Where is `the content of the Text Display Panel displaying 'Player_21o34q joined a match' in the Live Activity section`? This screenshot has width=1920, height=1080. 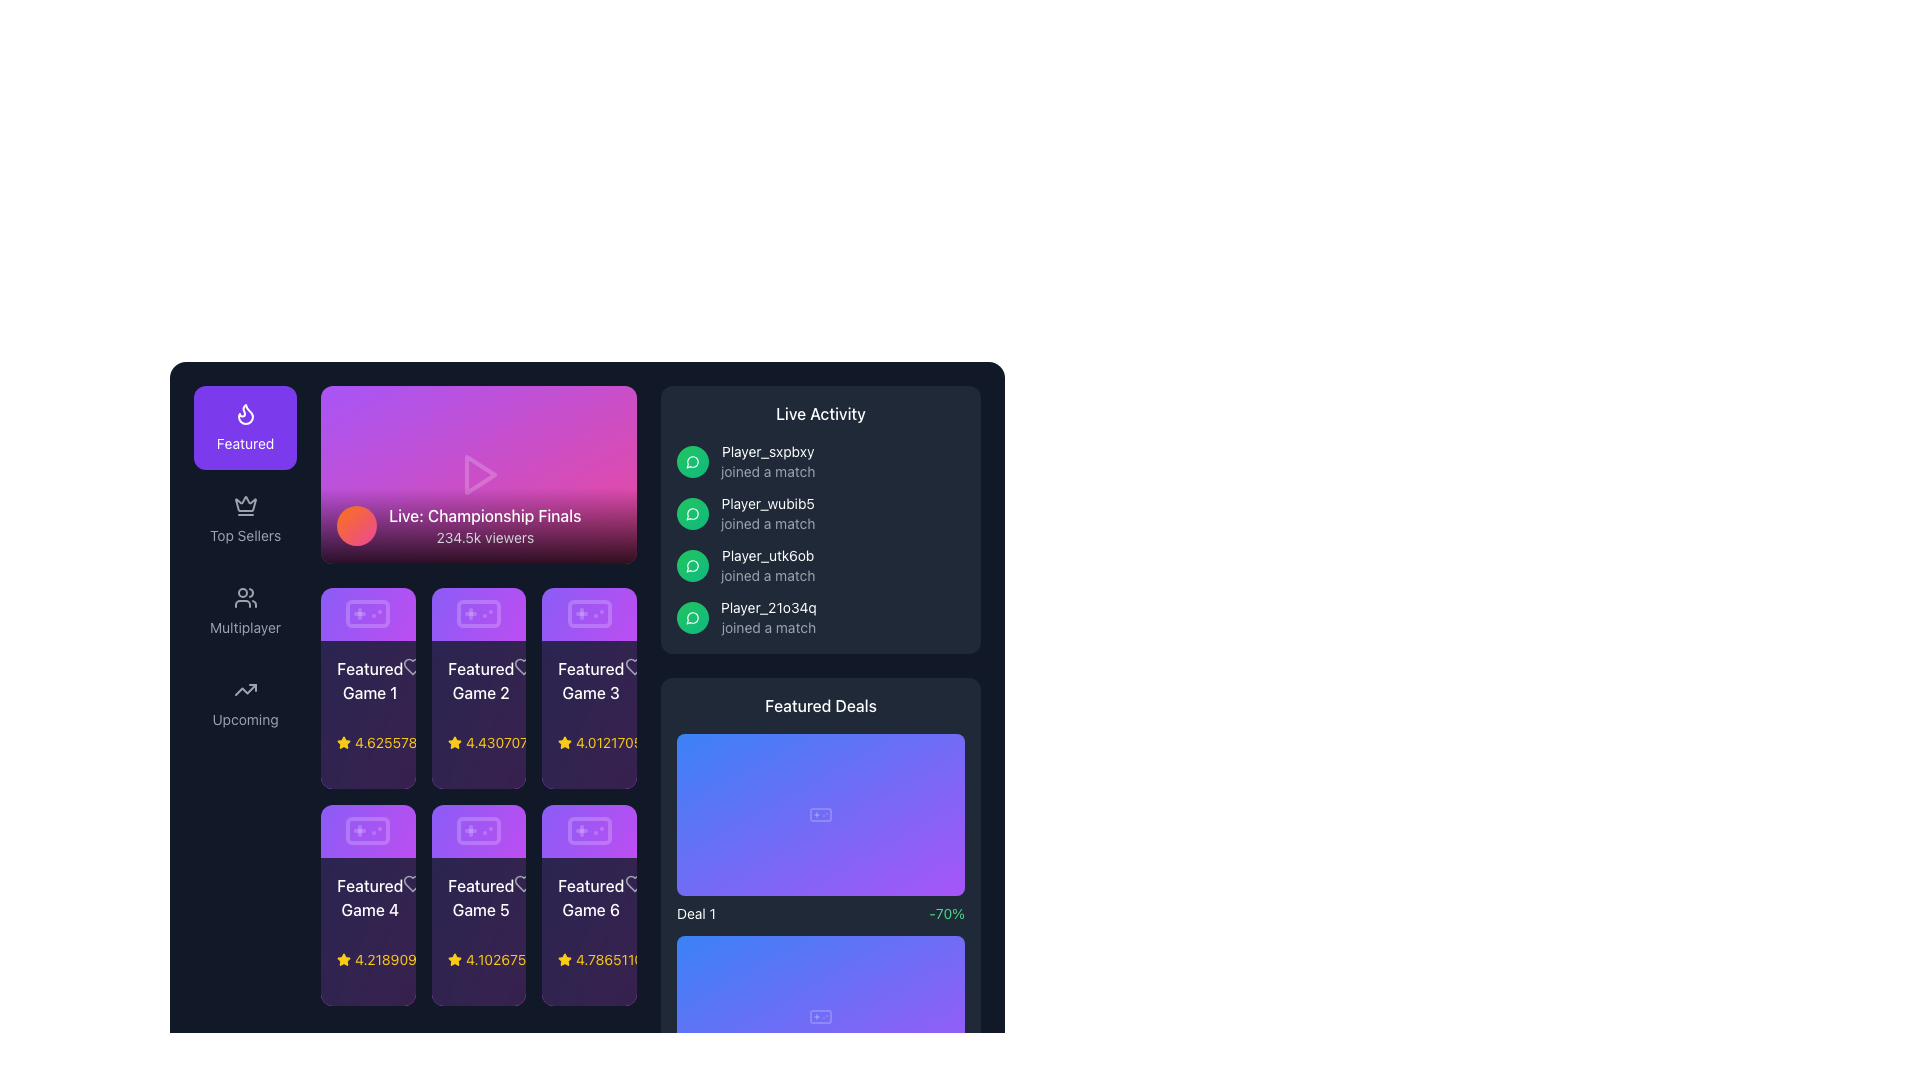 the content of the Text Display Panel displaying 'Player_21o34q joined a match' in the Live Activity section is located at coordinates (767, 616).